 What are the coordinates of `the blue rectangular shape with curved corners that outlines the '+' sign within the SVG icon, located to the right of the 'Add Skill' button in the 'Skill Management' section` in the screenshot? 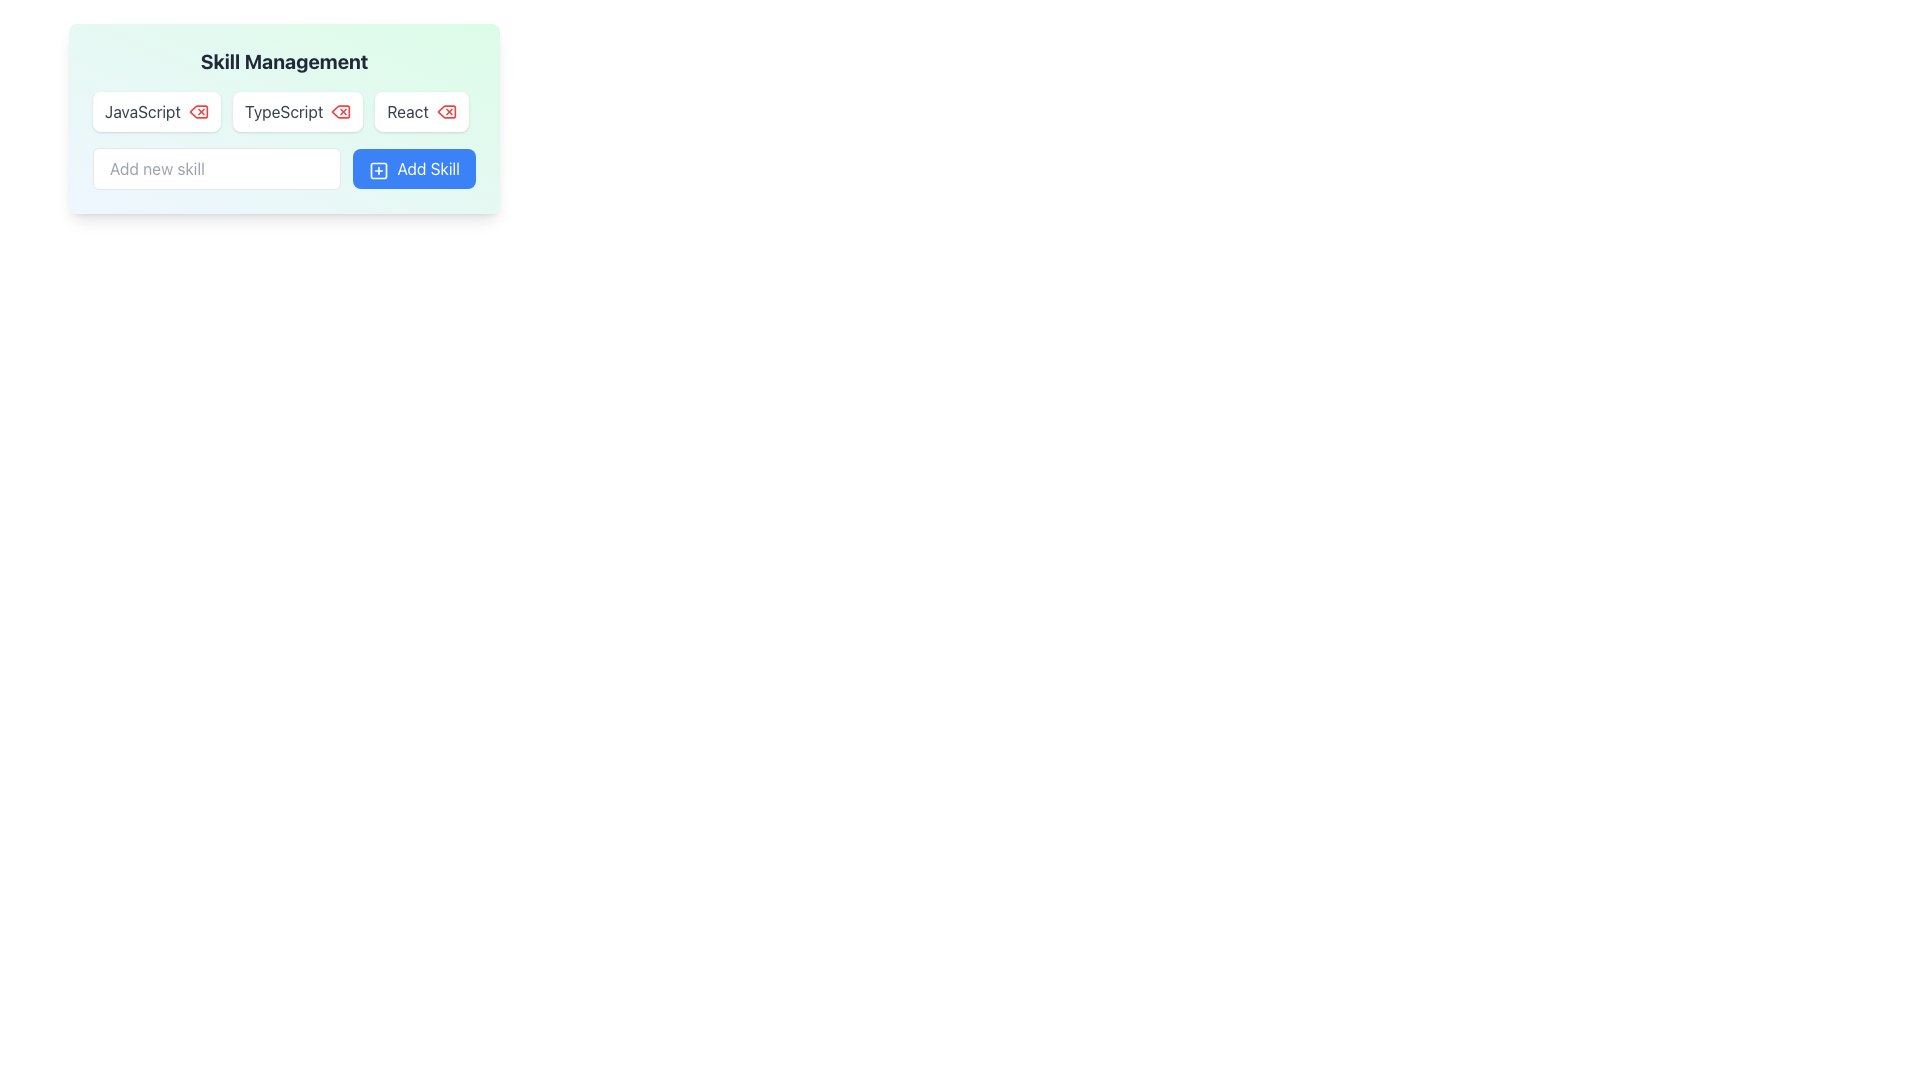 It's located at (379, 169).